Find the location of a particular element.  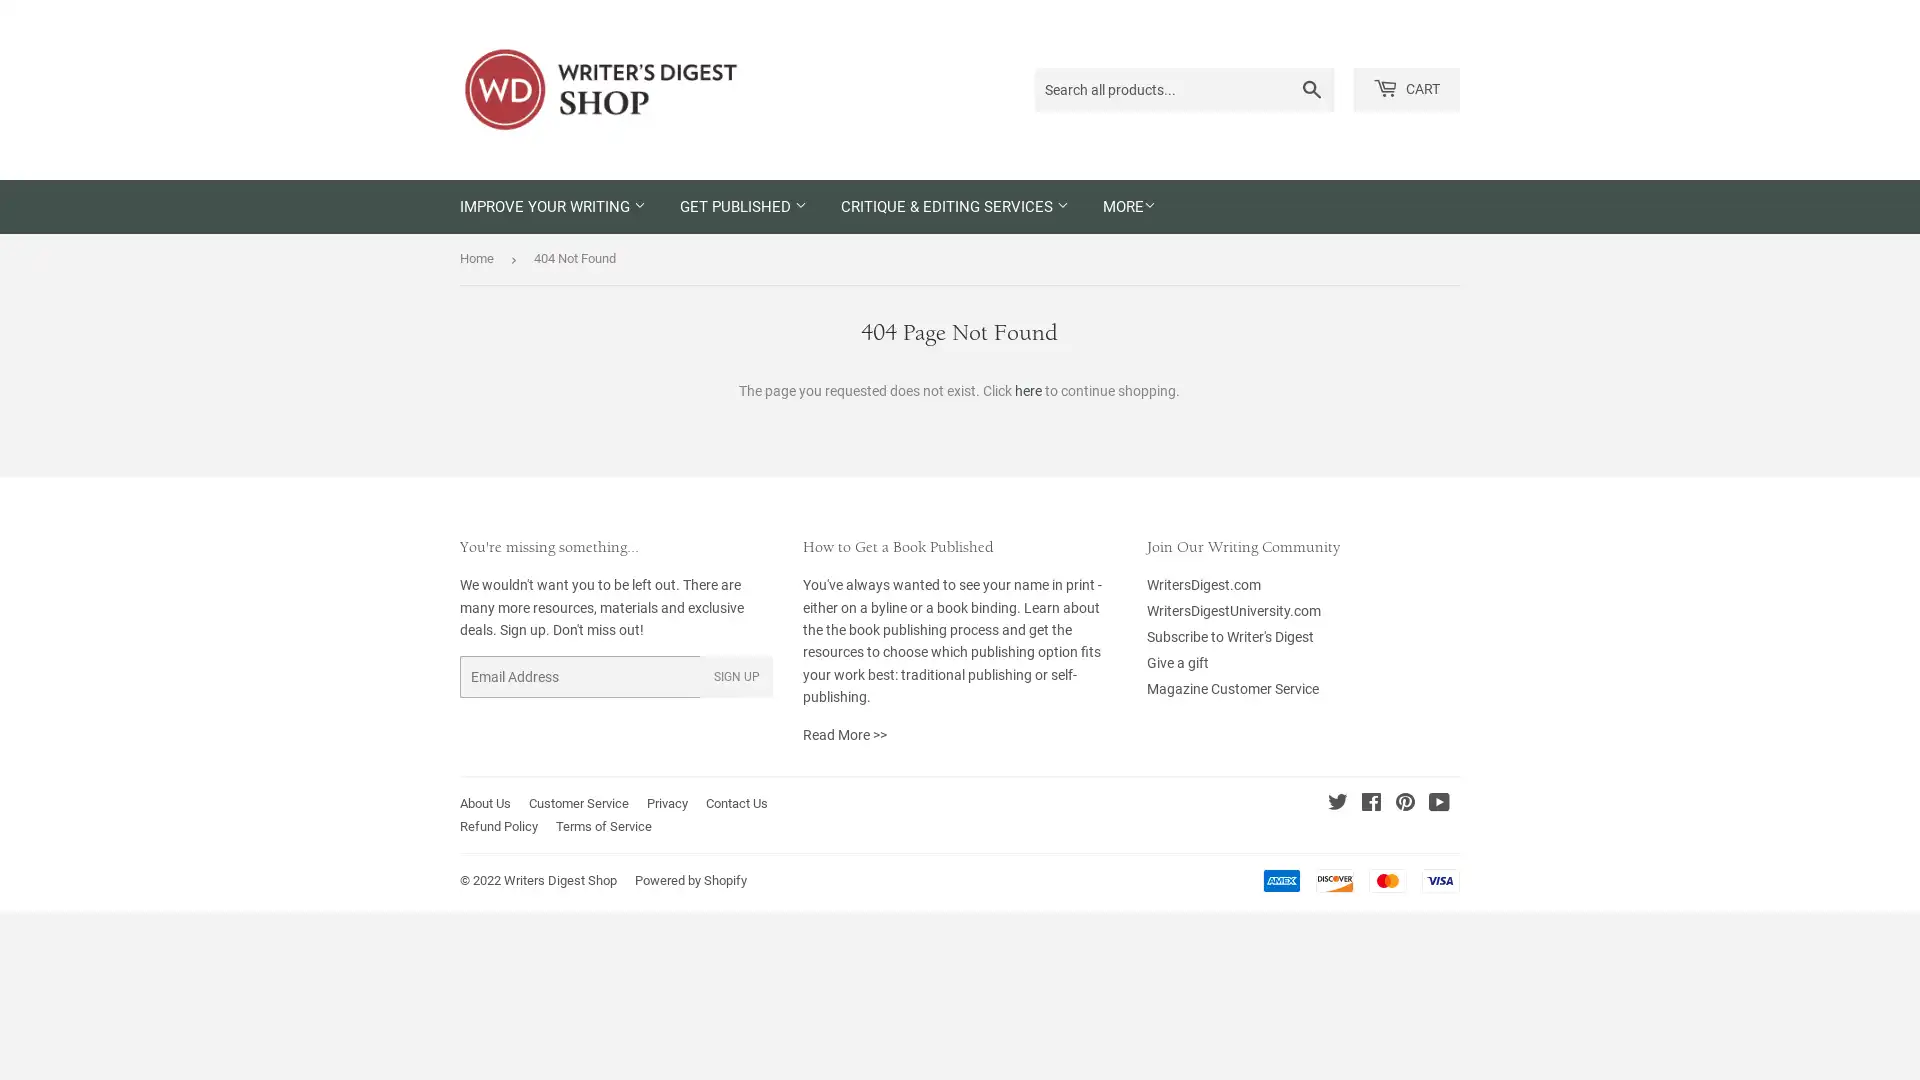

SIGN UP is located at coordinates (736, 676).